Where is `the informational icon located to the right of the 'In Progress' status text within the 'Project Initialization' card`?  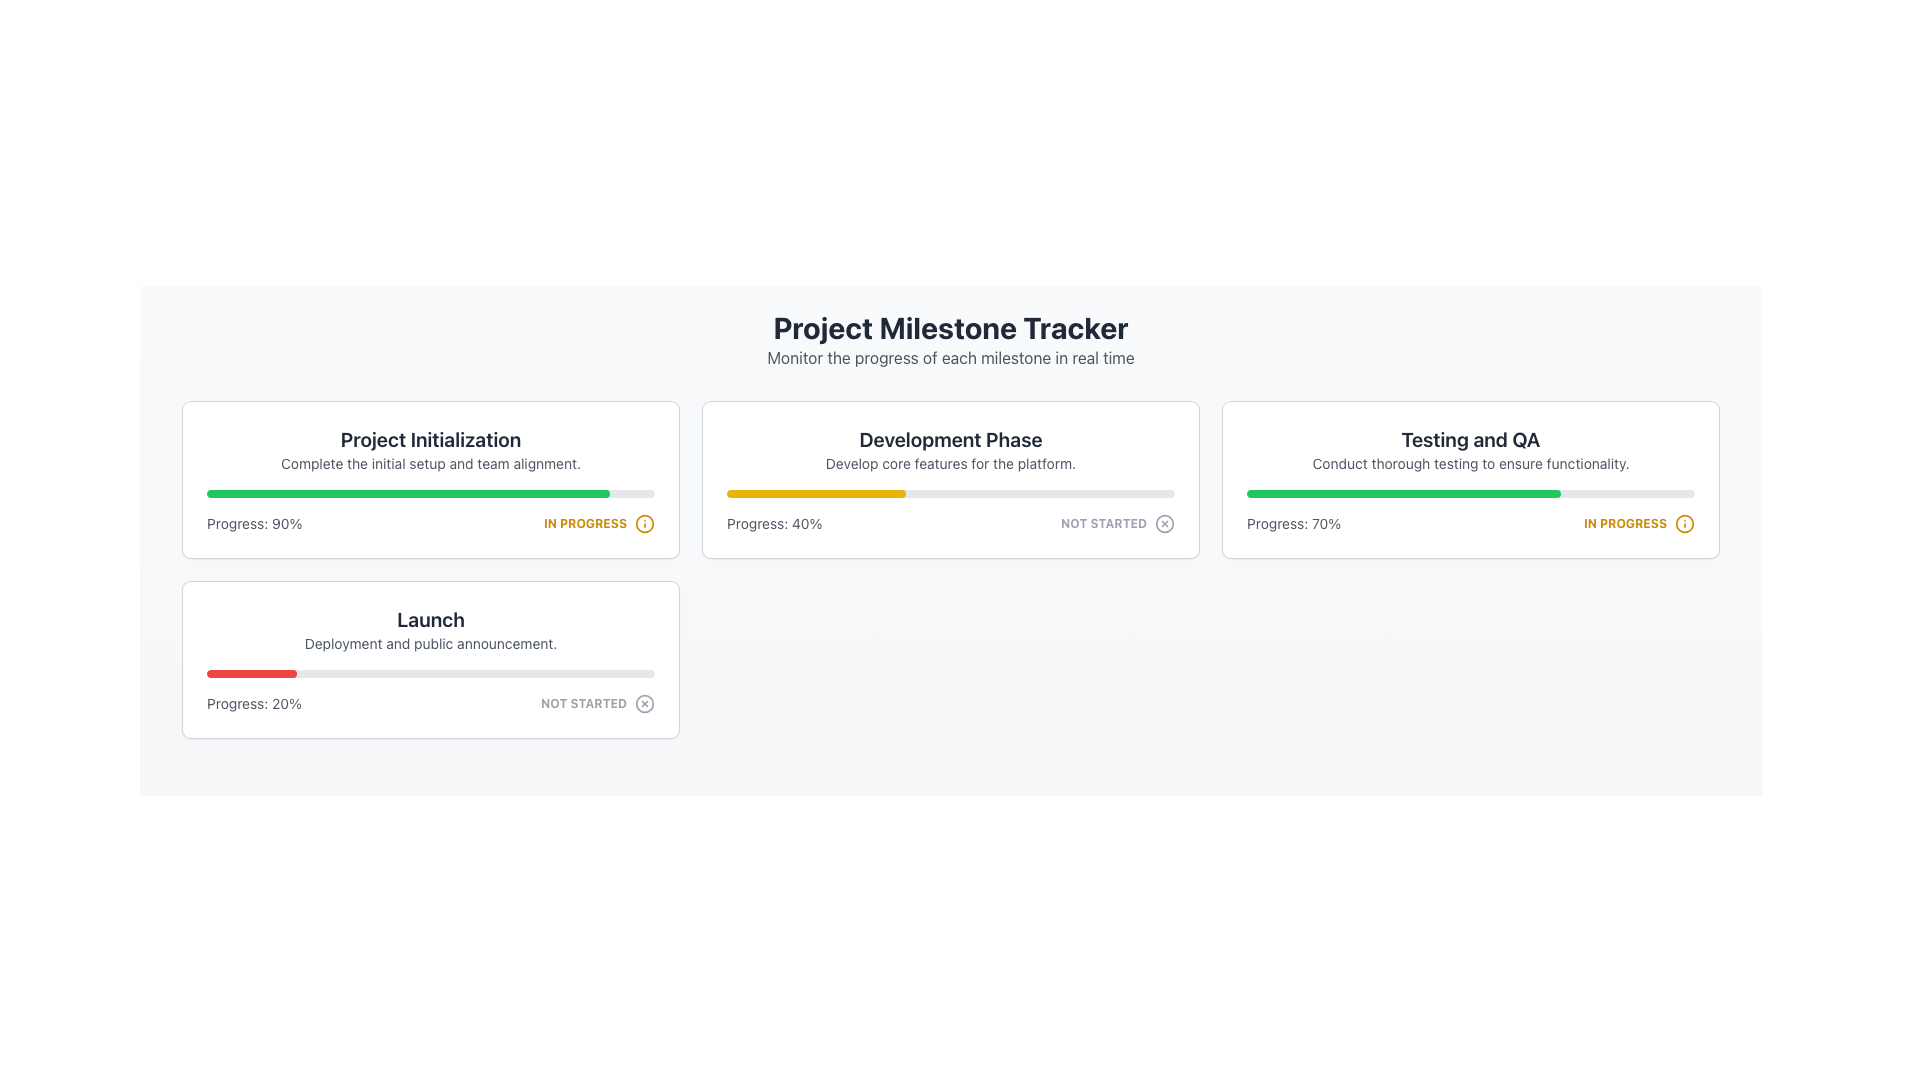 the informational icon located to the right of the 'In Progress' status text within the 'Project Initialization' card is located at coordinates (644, 523).